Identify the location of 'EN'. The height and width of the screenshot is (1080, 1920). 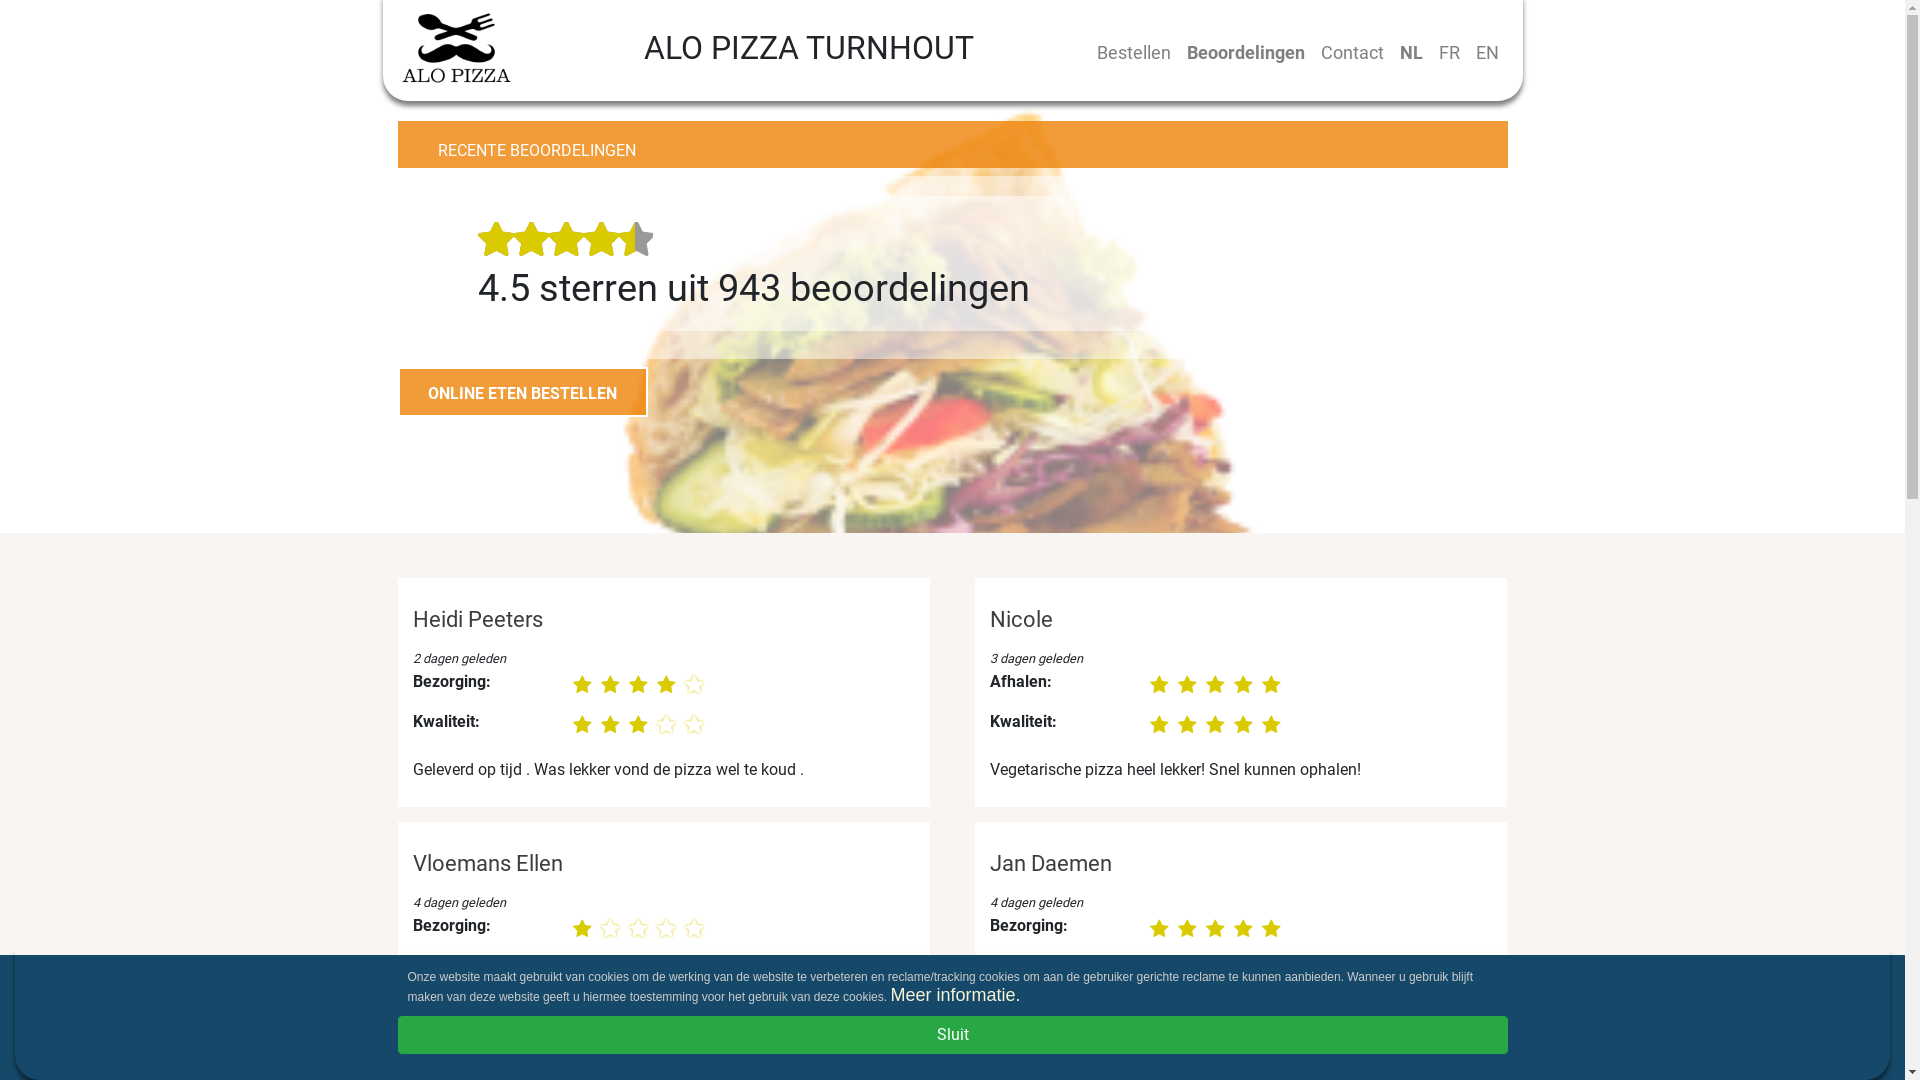
(1487, 51).